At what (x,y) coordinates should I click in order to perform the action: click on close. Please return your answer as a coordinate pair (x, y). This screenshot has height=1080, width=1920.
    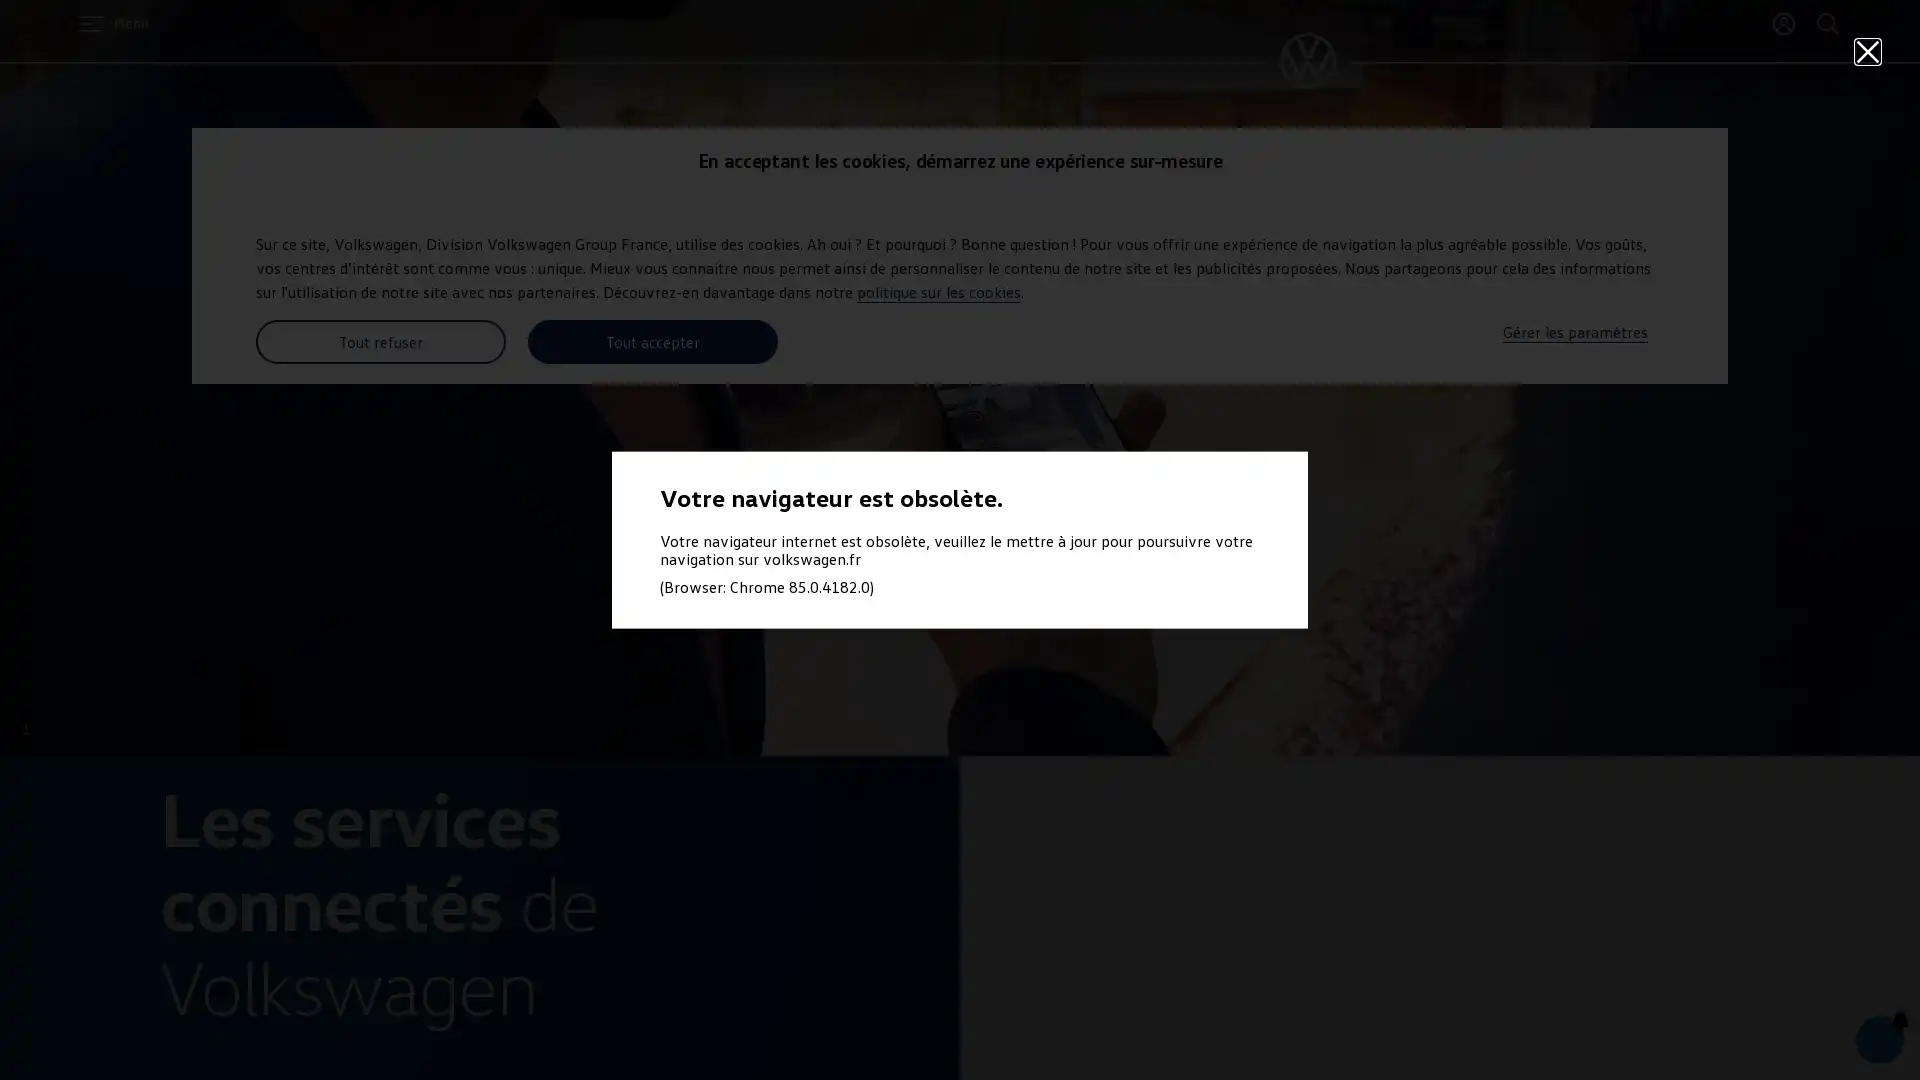
    Looking at the image, I should click on (1866, 50).